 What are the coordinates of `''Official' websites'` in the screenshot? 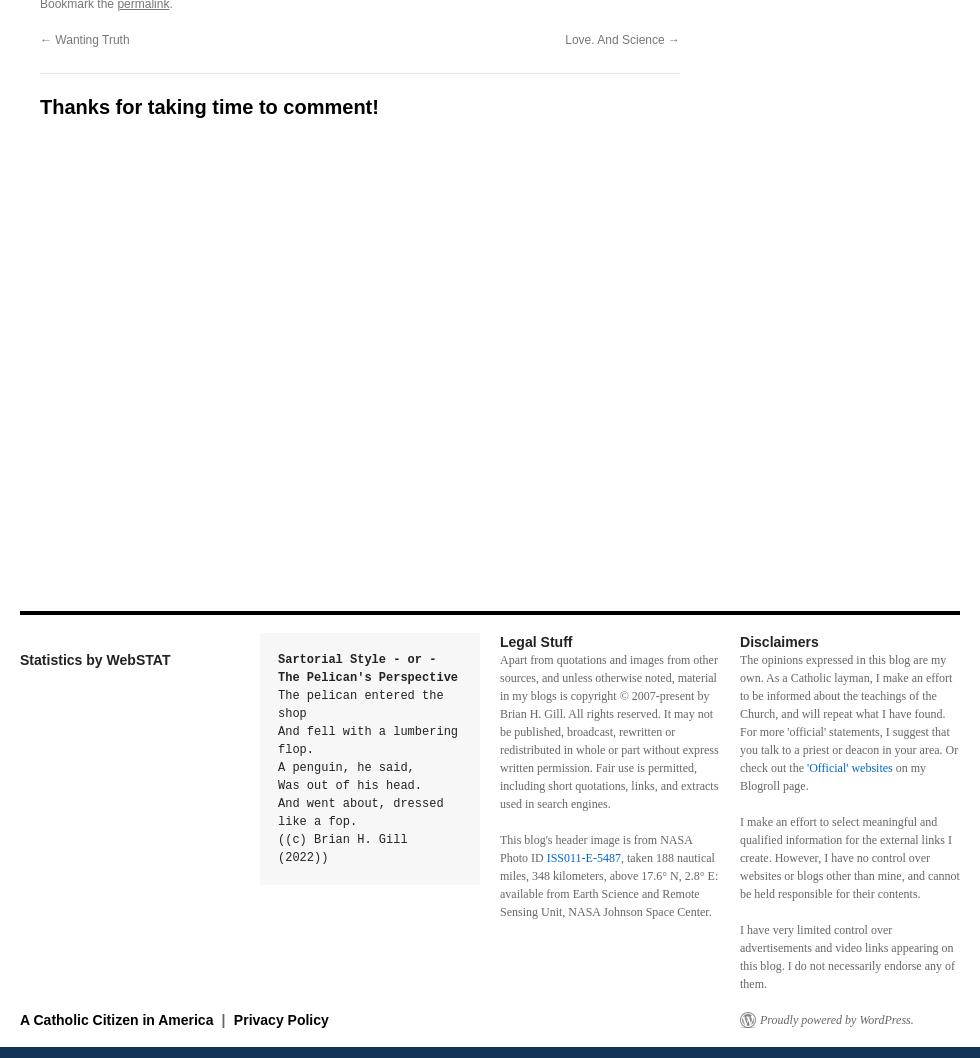 It's located at (848, 768).